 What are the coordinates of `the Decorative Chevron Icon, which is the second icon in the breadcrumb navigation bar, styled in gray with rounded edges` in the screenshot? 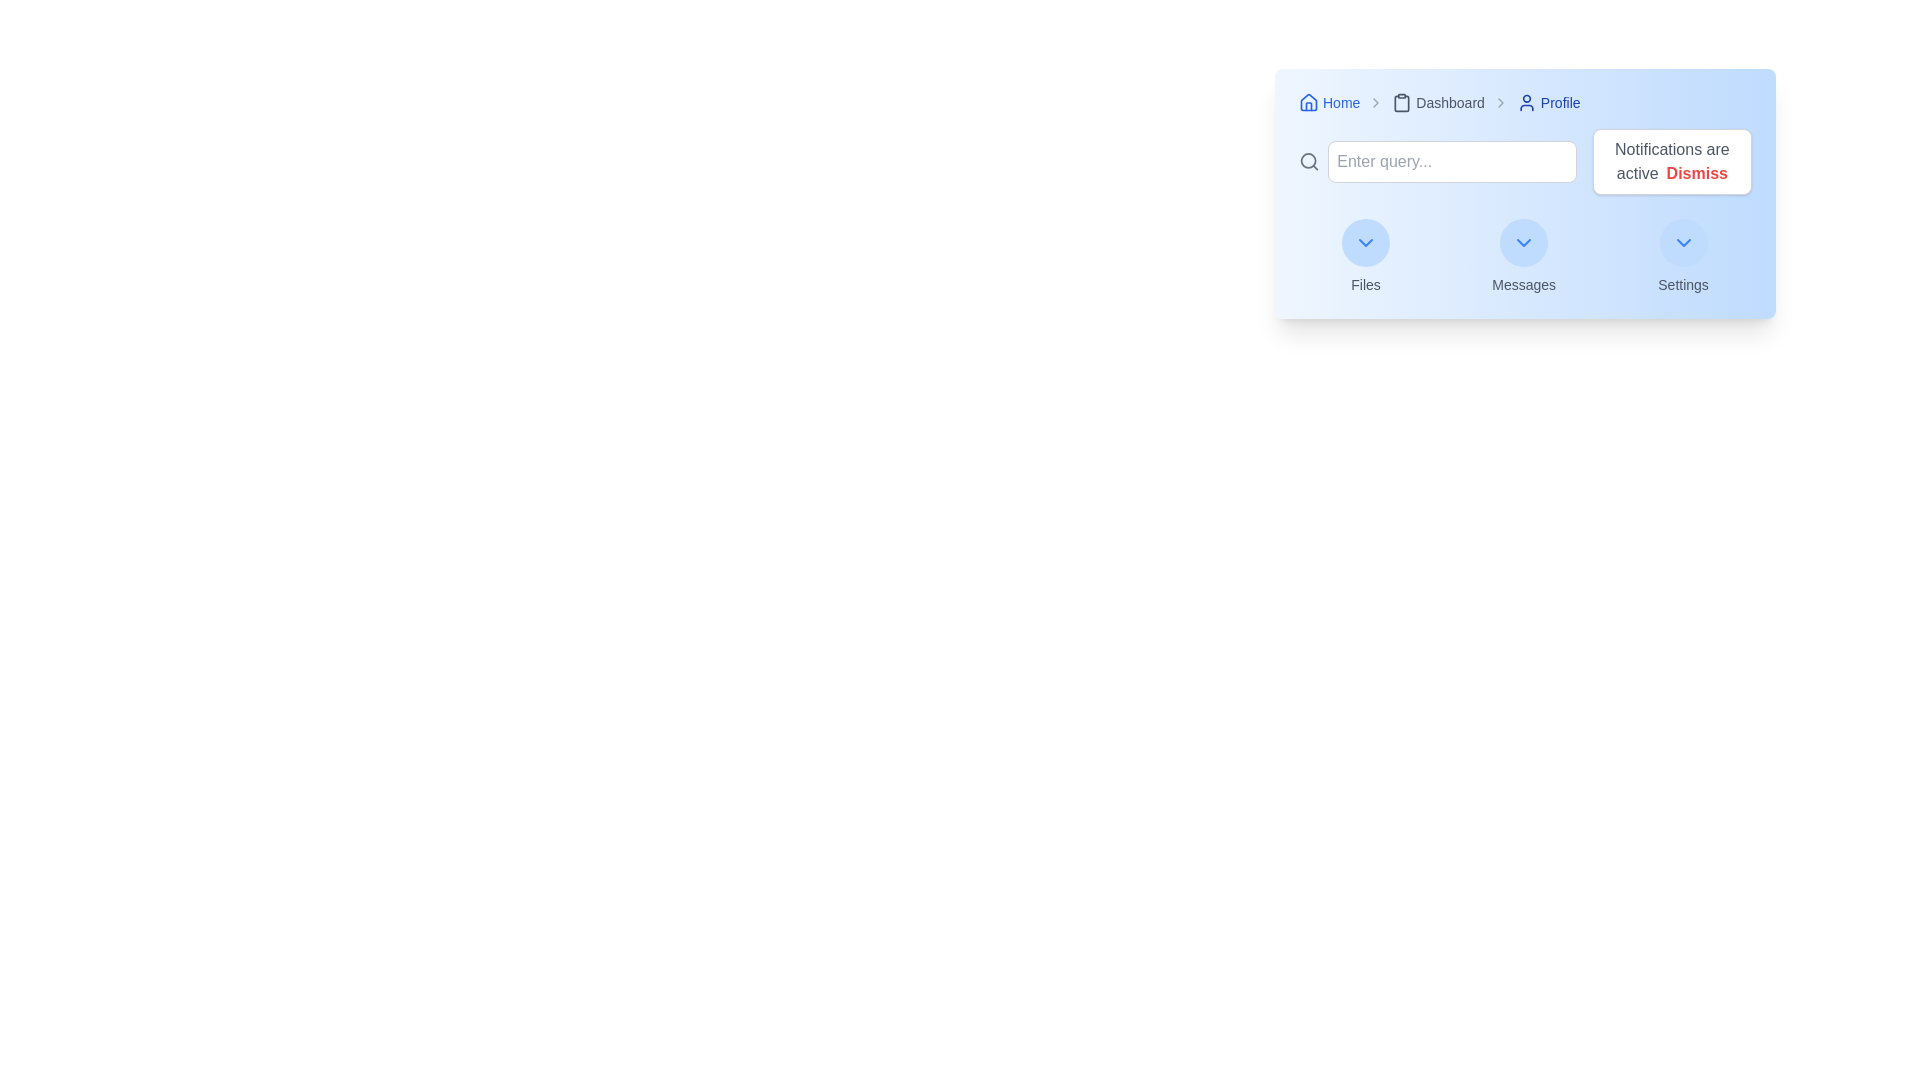 It's located at (1375, 103).